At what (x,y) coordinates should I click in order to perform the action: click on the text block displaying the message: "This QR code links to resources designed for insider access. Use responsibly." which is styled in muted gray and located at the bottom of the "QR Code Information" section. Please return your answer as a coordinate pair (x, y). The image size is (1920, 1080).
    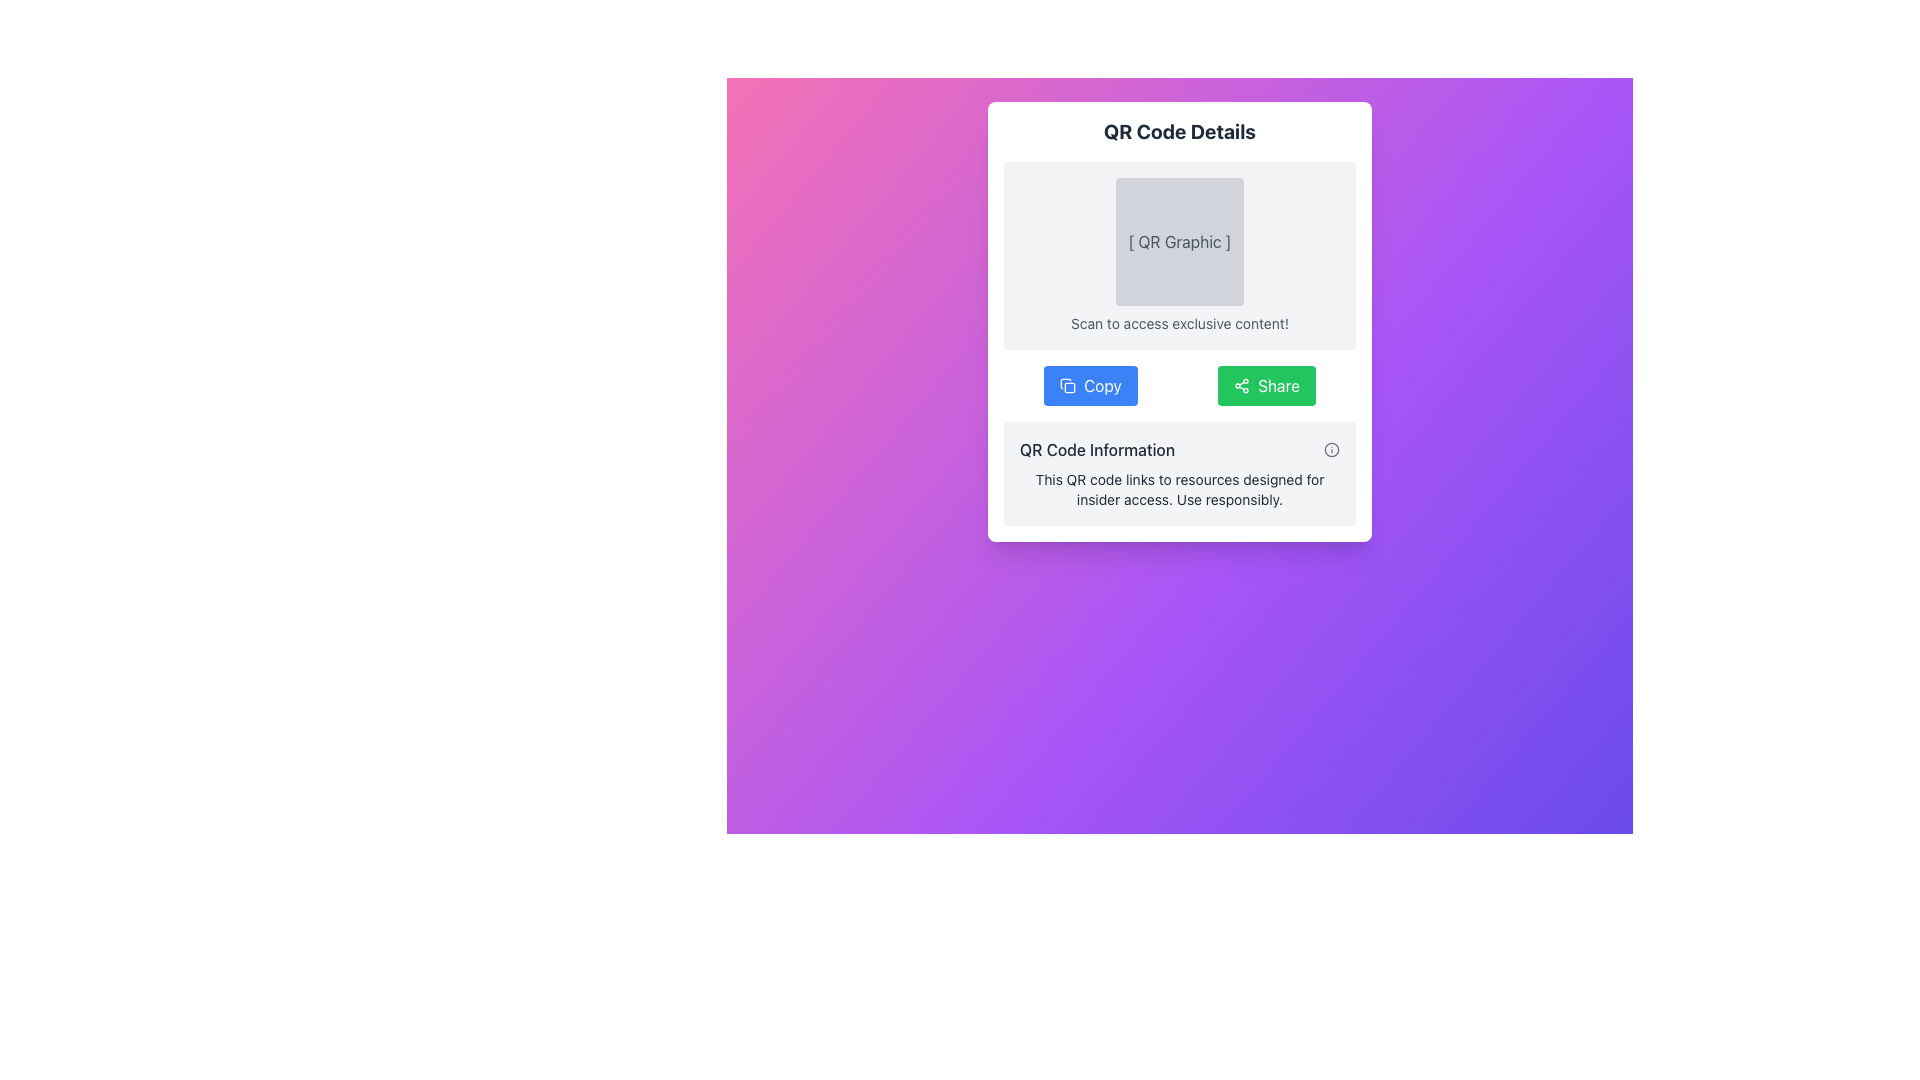
    Looking at the image, I should click on (1180, 489).